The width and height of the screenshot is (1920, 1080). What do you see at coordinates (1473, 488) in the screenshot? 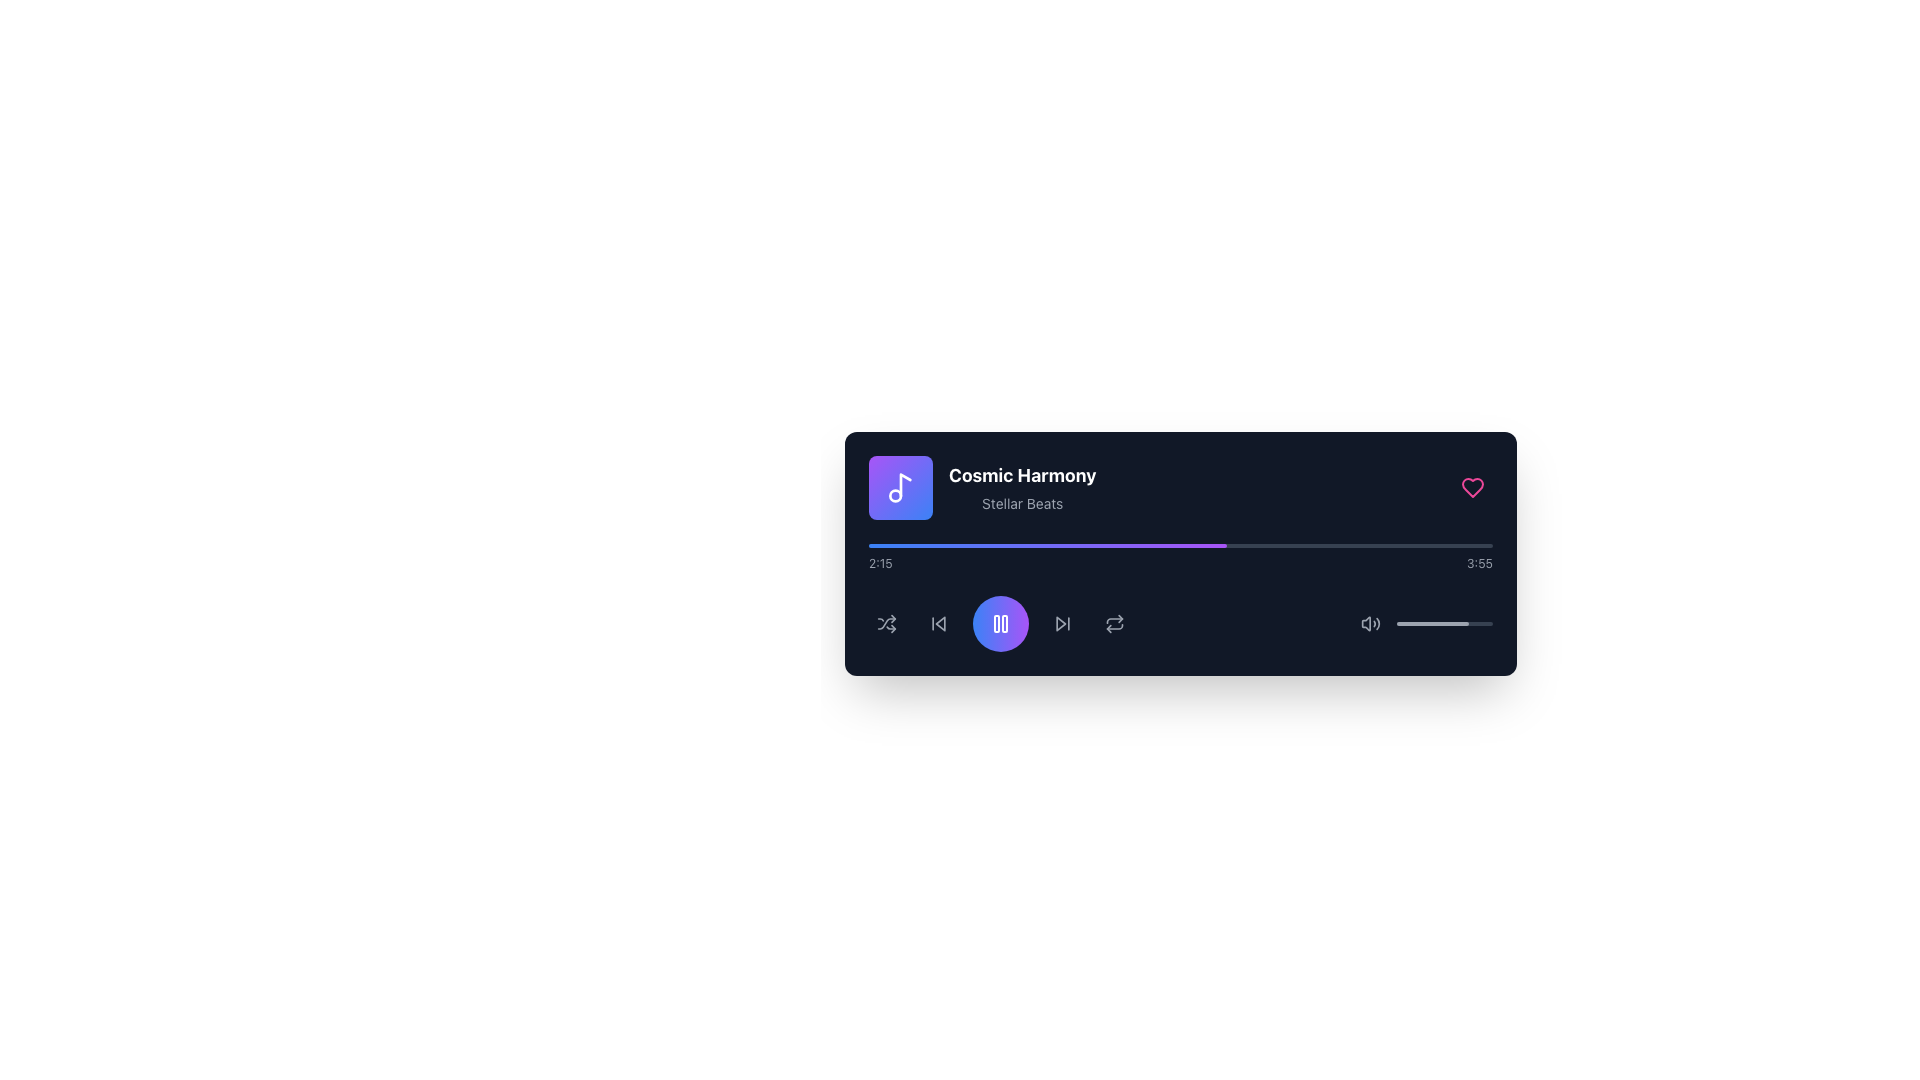
I see `the heart icon located at the top-right corner of the player area` at bounding box center [1473, 488].